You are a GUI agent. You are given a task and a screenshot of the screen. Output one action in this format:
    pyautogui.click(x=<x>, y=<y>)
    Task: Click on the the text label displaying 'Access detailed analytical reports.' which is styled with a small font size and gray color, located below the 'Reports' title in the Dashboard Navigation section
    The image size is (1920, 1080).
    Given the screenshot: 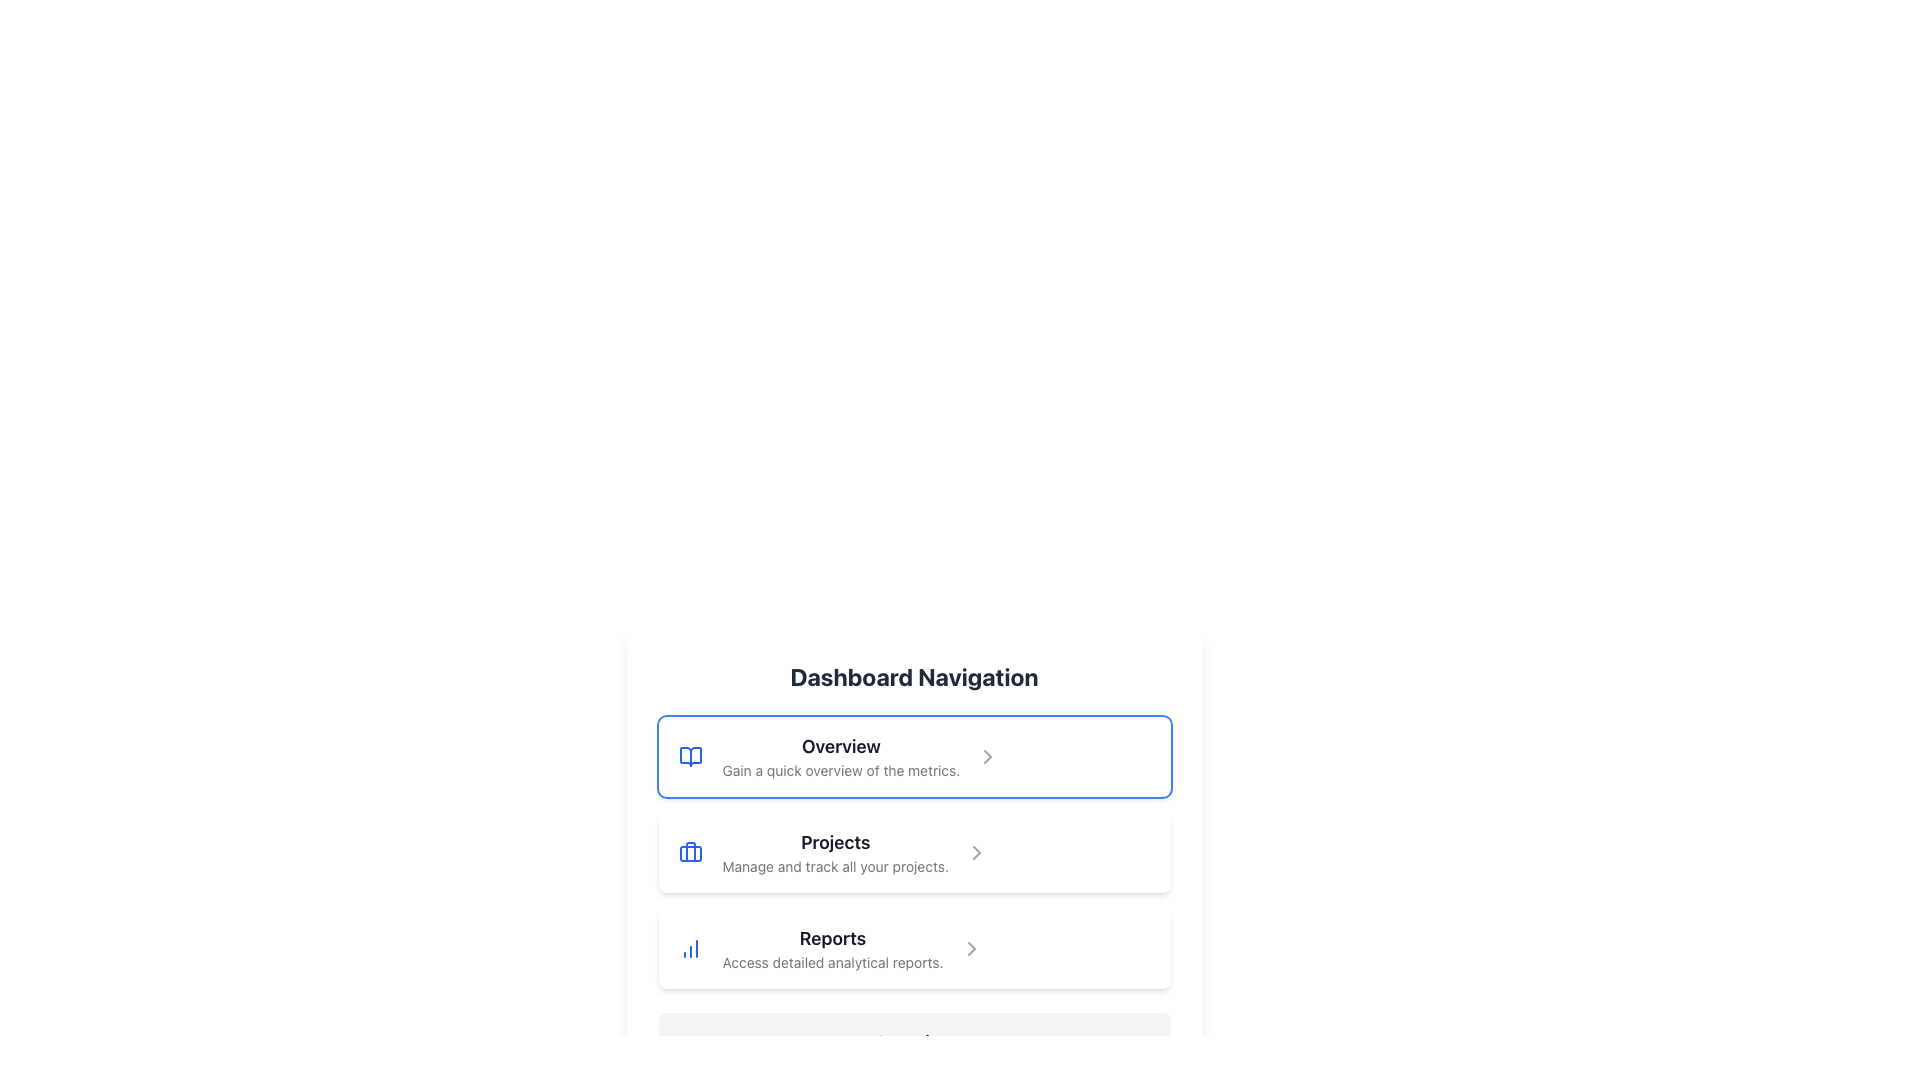 What is the action you would take?
    pyautogui.click(x=833, y=962)
    